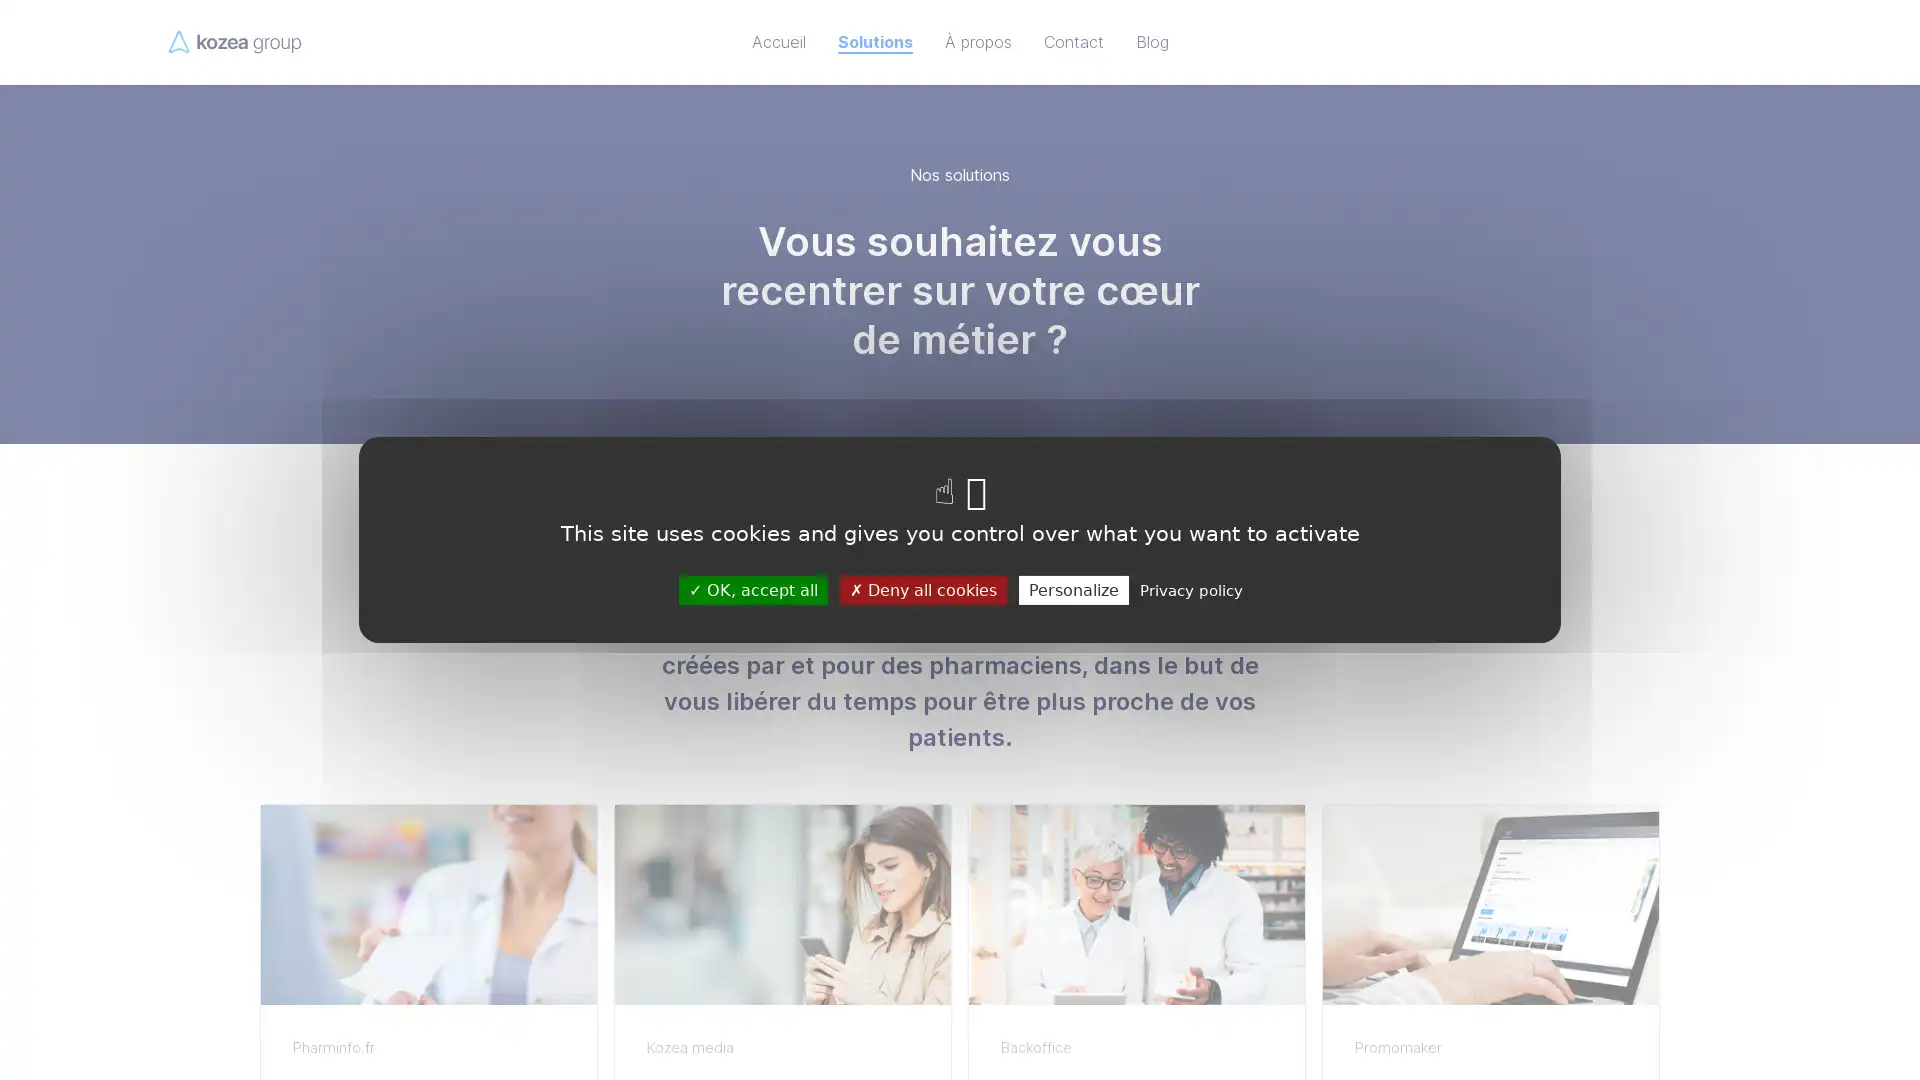  I want to click on Deny all cookies, so click(921, 589).